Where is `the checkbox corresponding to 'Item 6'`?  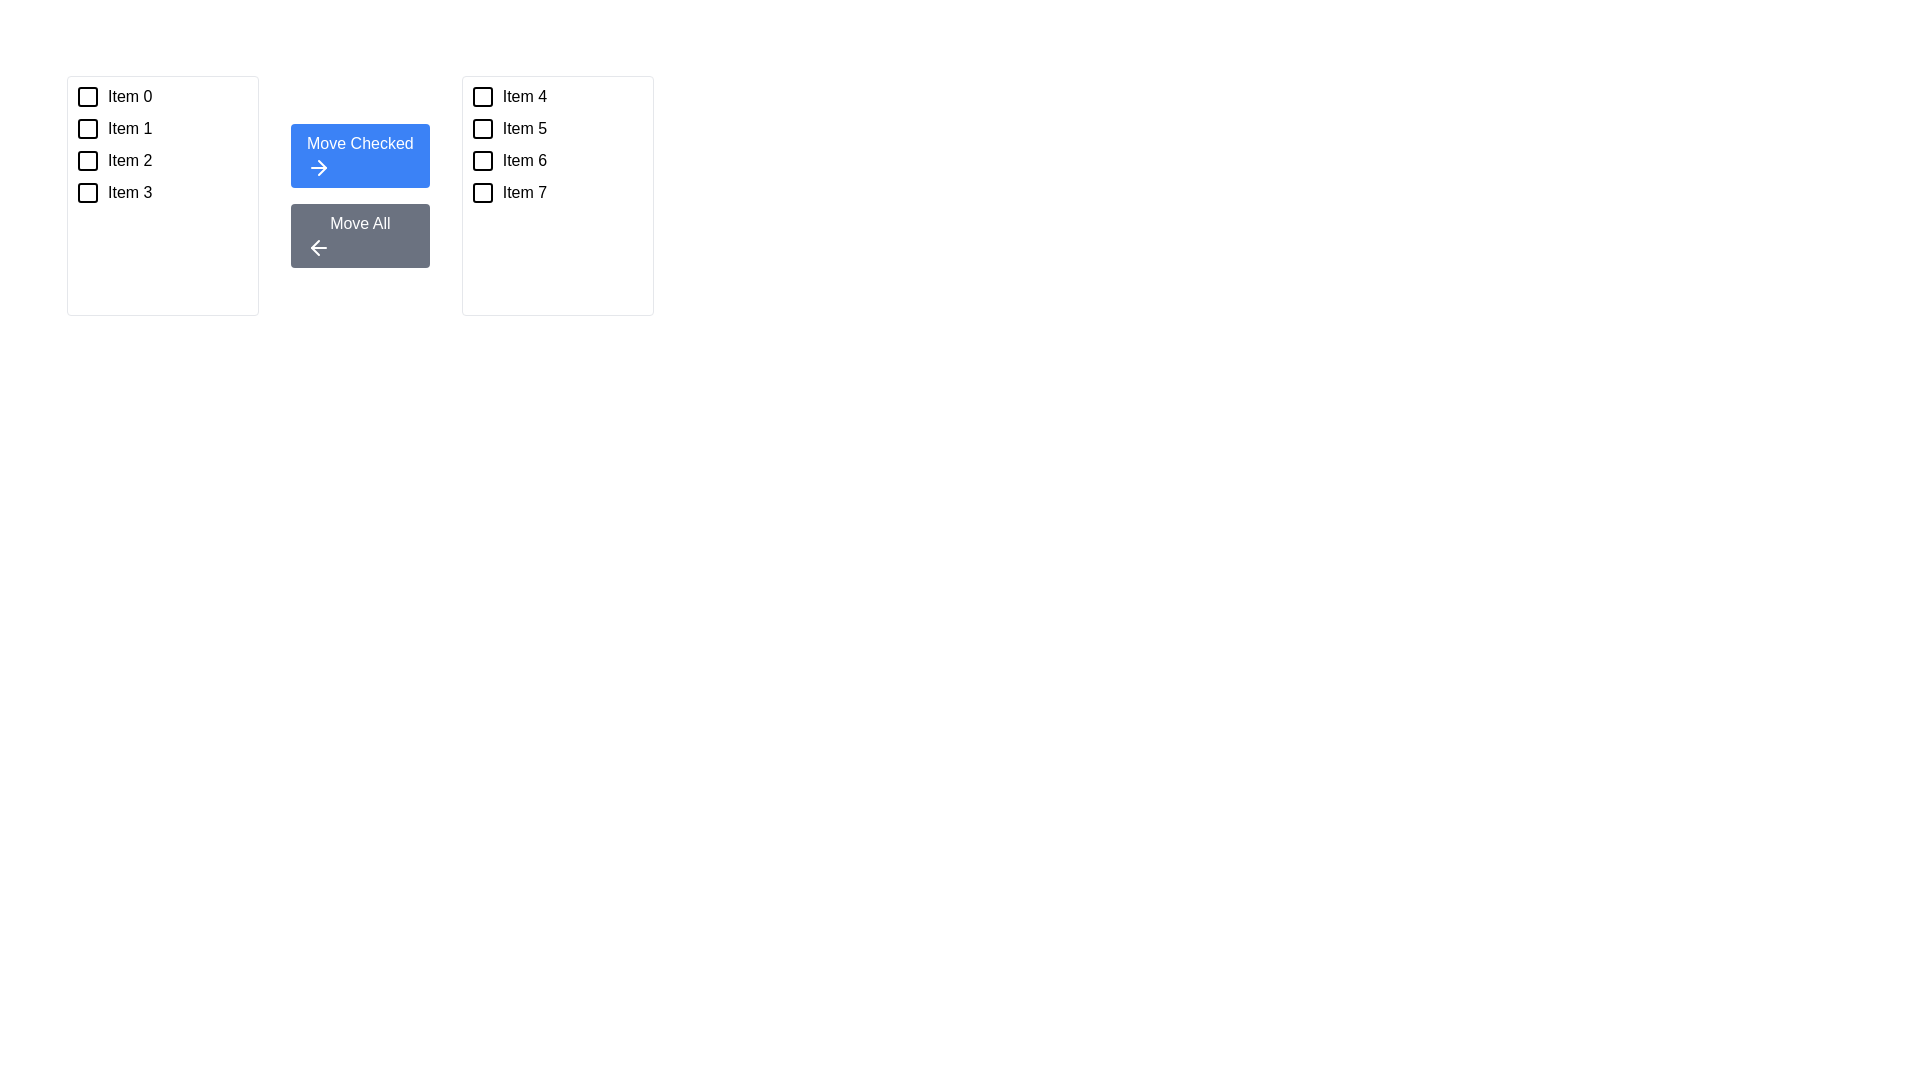 the checkbox corresponding to 'Item 6' is located at coordinates (482, 160).